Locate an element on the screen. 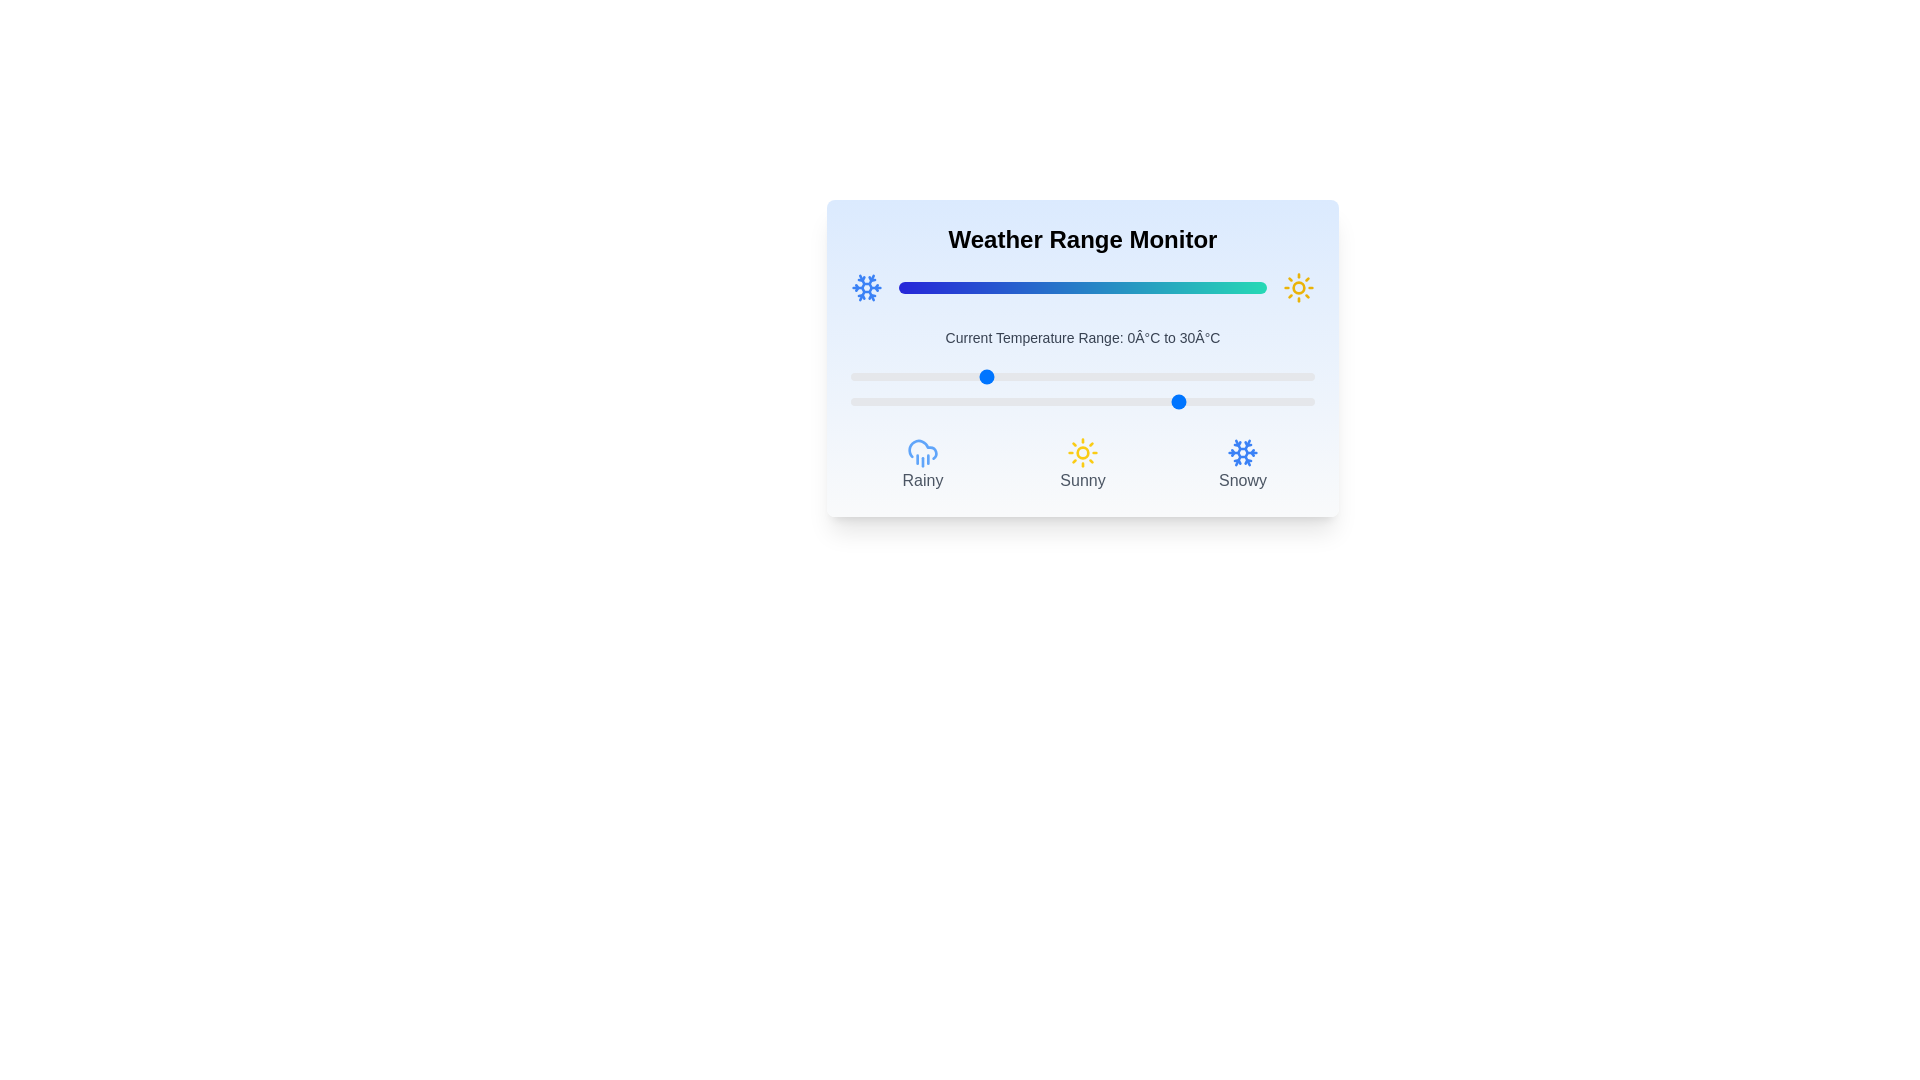  the 'Sunny' weather indicator, which is centrally positioned within the weather panel and visually represents sunny weather conditions is located at coordinates (1082, 465).